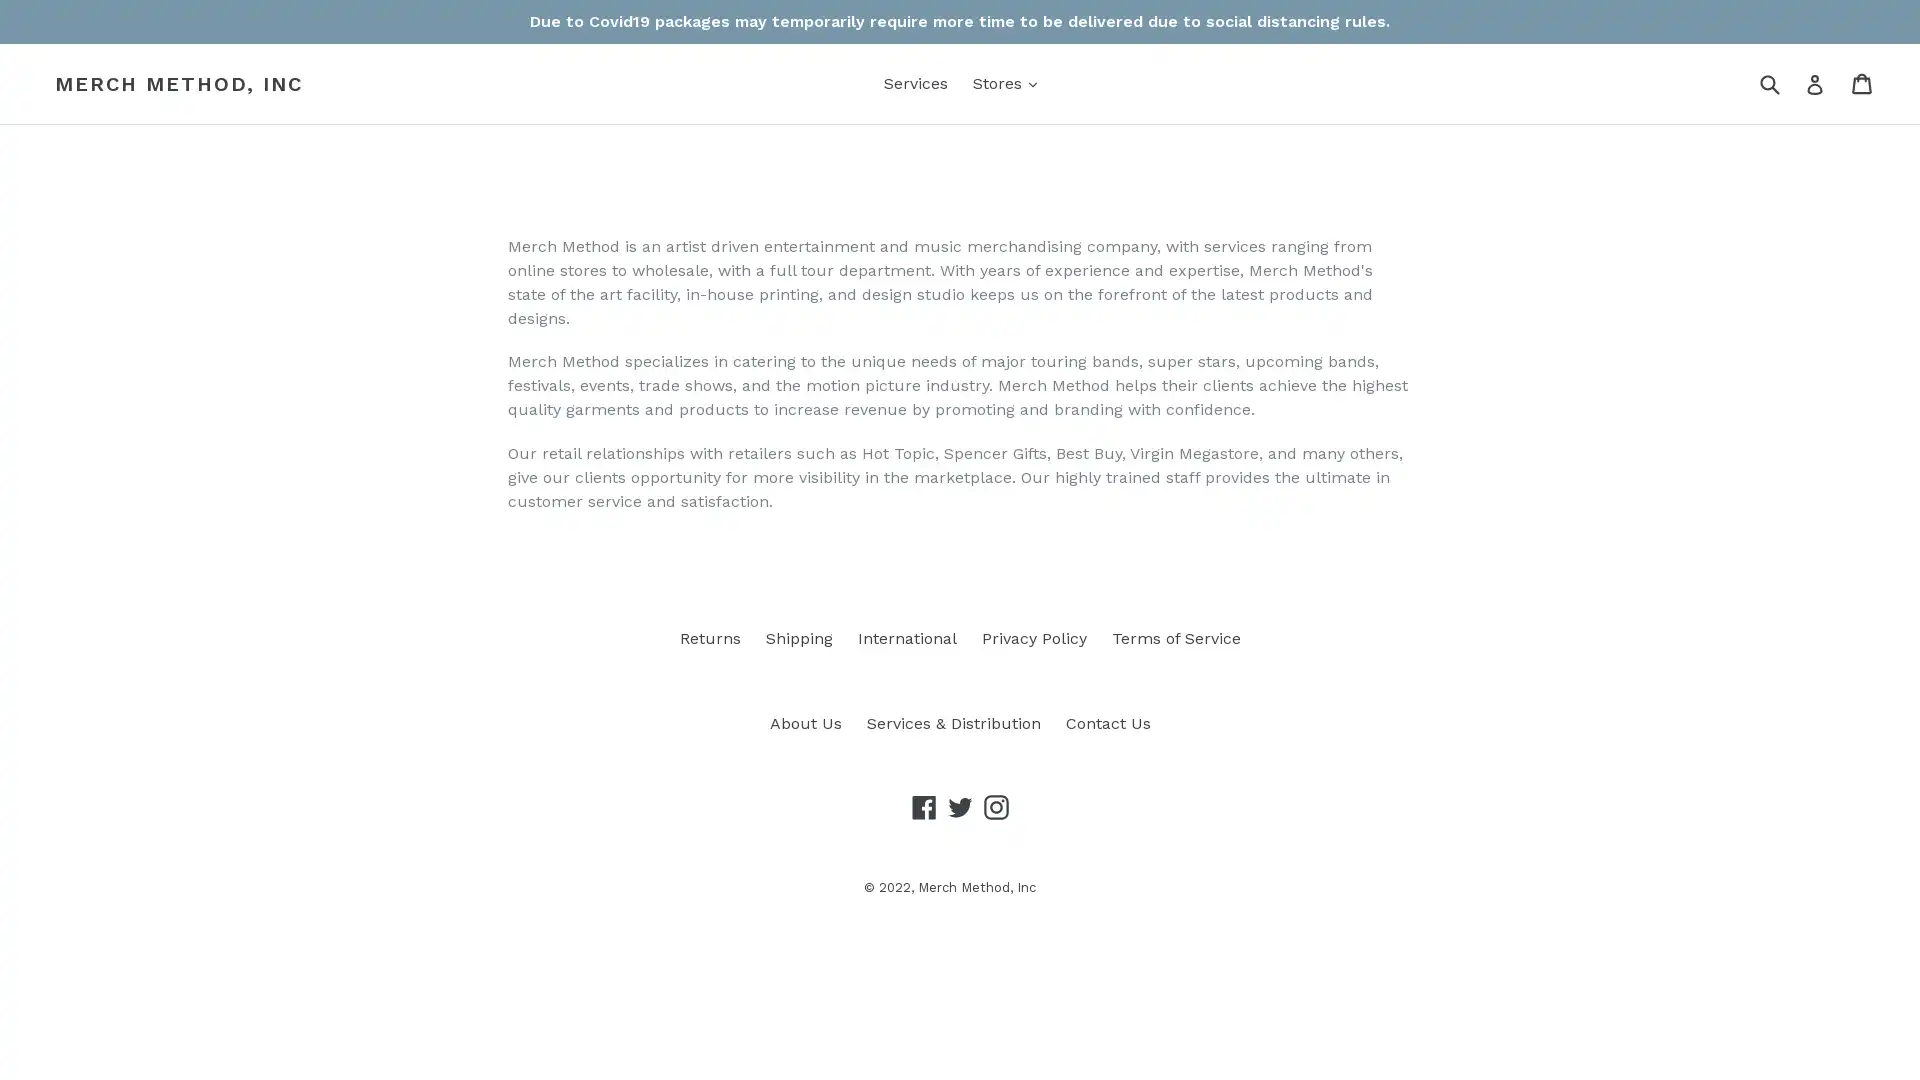 Image resolution: width=1920 pixels, height=1080 pixels. I want to click on Submit, so click(1769, 82).